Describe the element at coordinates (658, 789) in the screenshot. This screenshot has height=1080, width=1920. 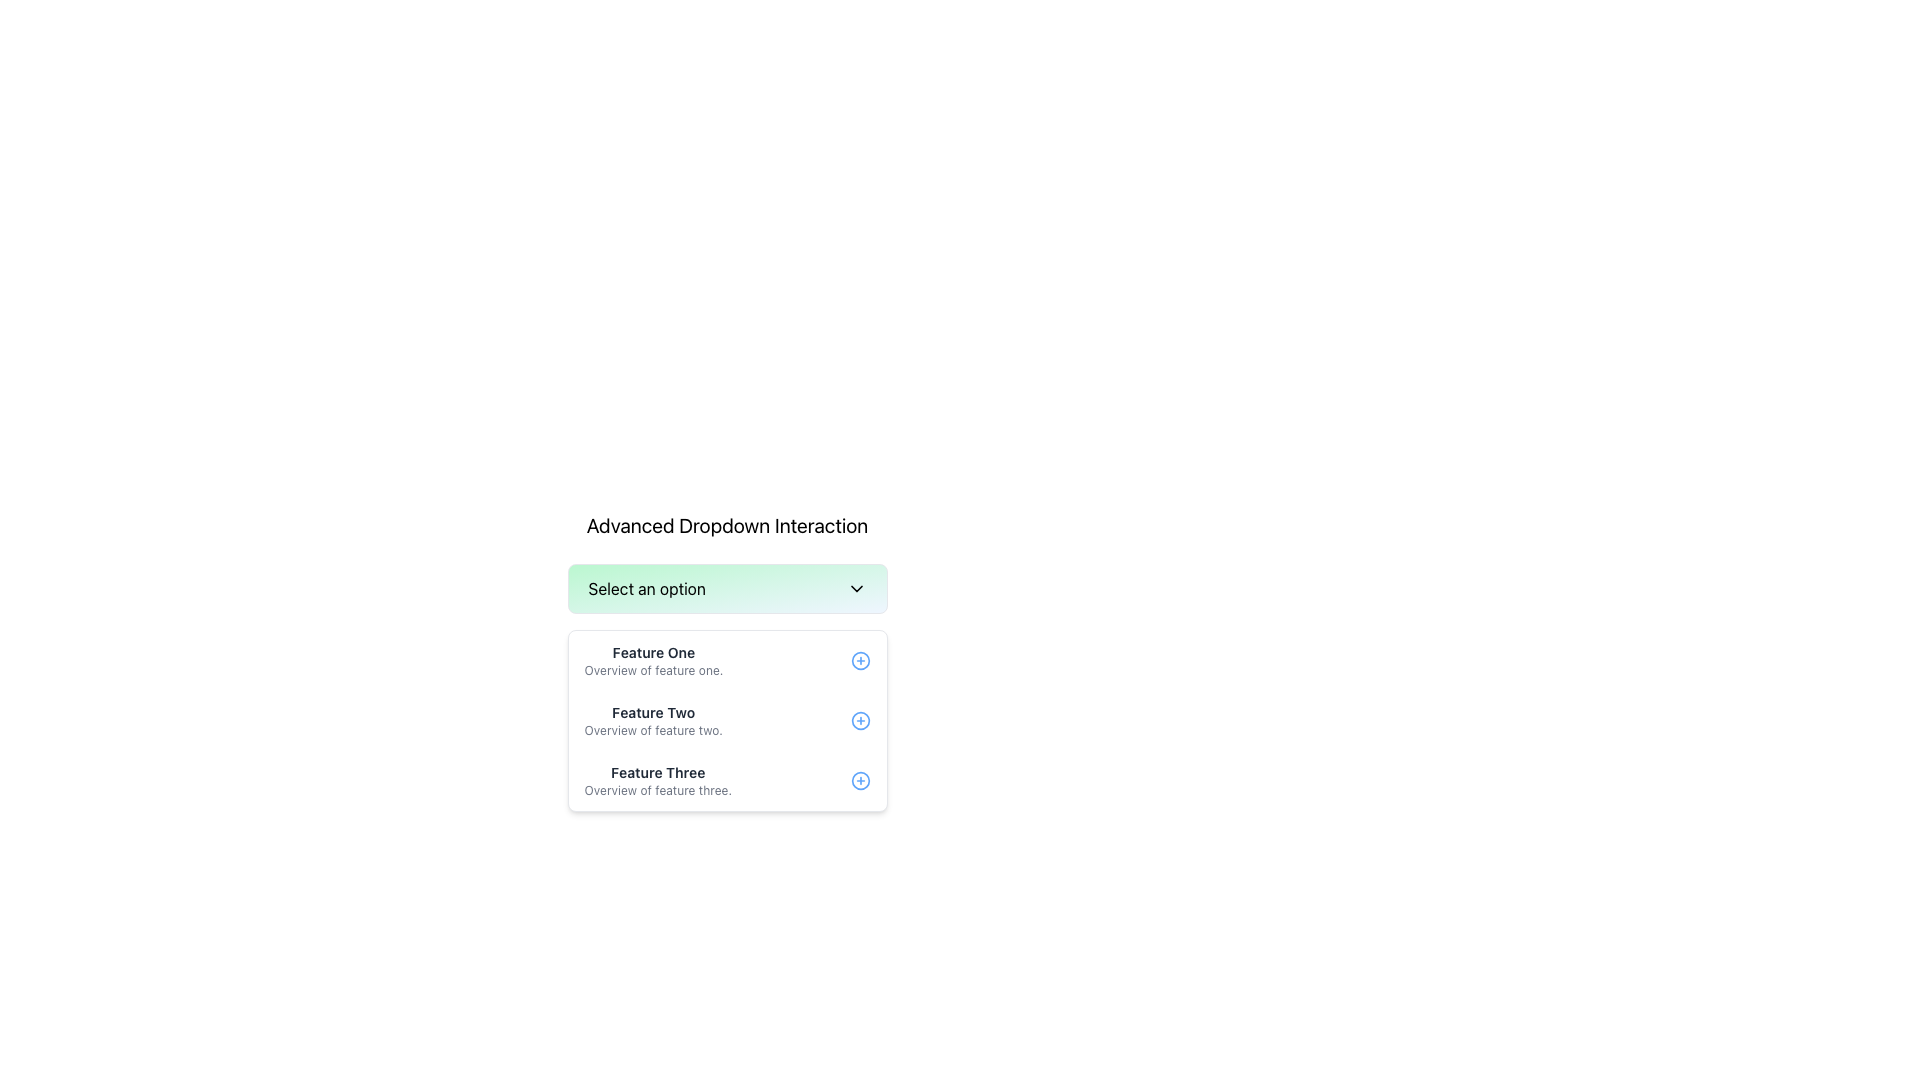
I see `text label that says 'Overview of feature three.' located directly beneath the 'Feature Three' title within the dropdown menu card` at that location.